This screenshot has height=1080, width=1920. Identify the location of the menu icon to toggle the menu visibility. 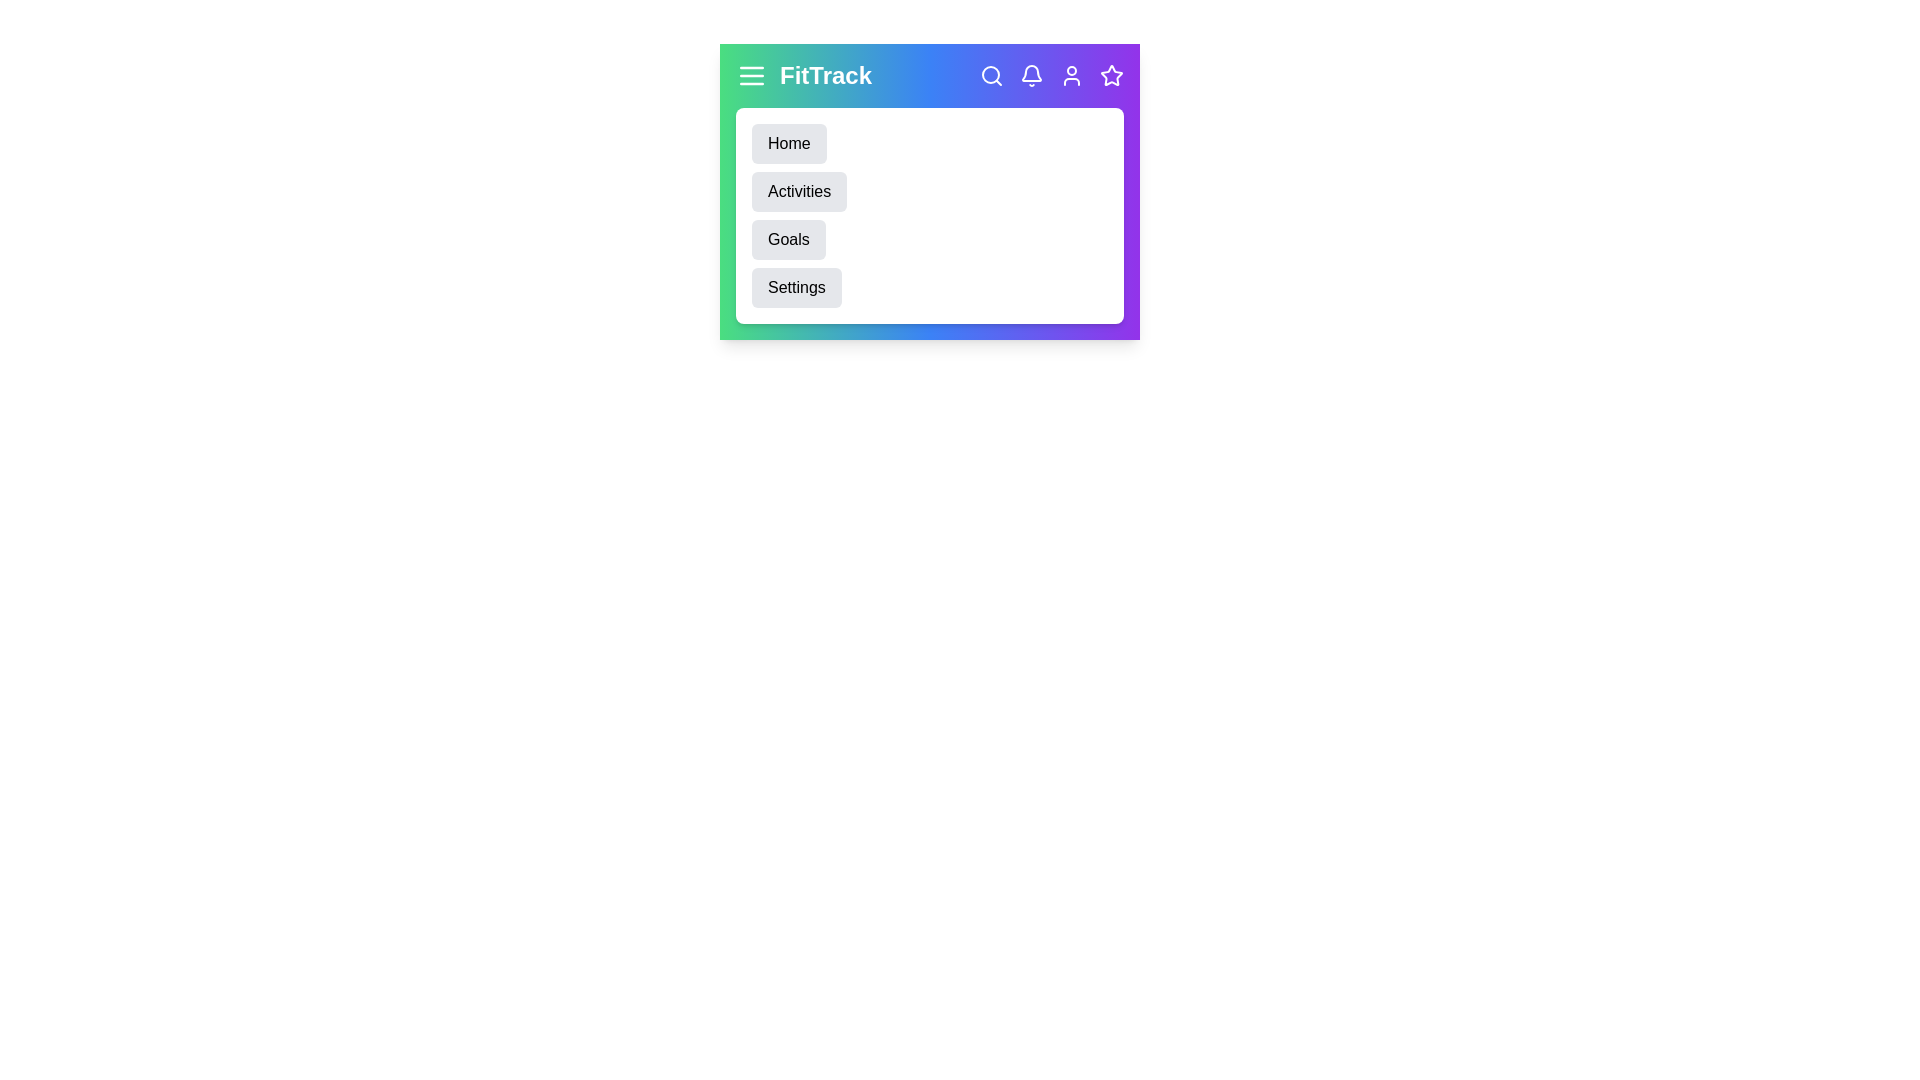
(751, 75).